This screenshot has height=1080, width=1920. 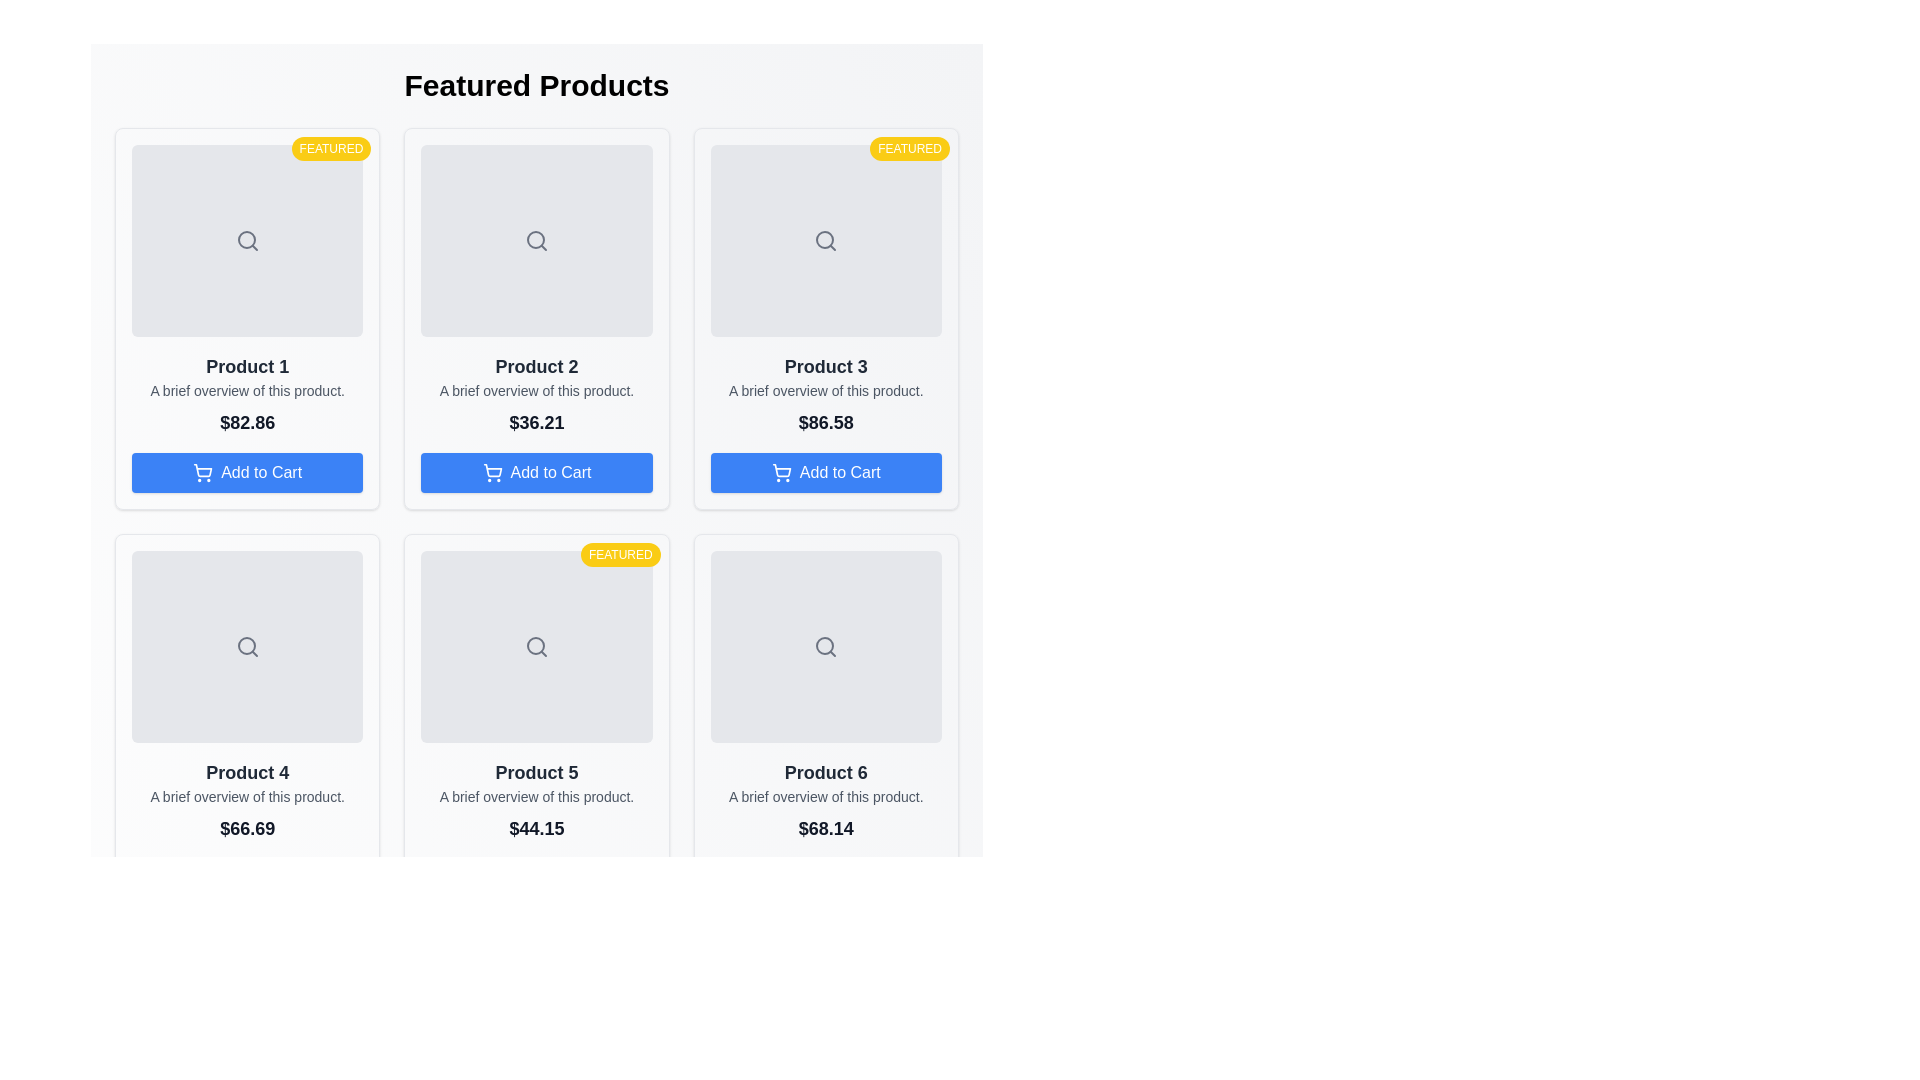 What do you see at coordinates (245, 238) in the screenshot?
I see `the central part of the search icon for 'Product 1' to initiate the product detail view` at bounding box center [245, 238].